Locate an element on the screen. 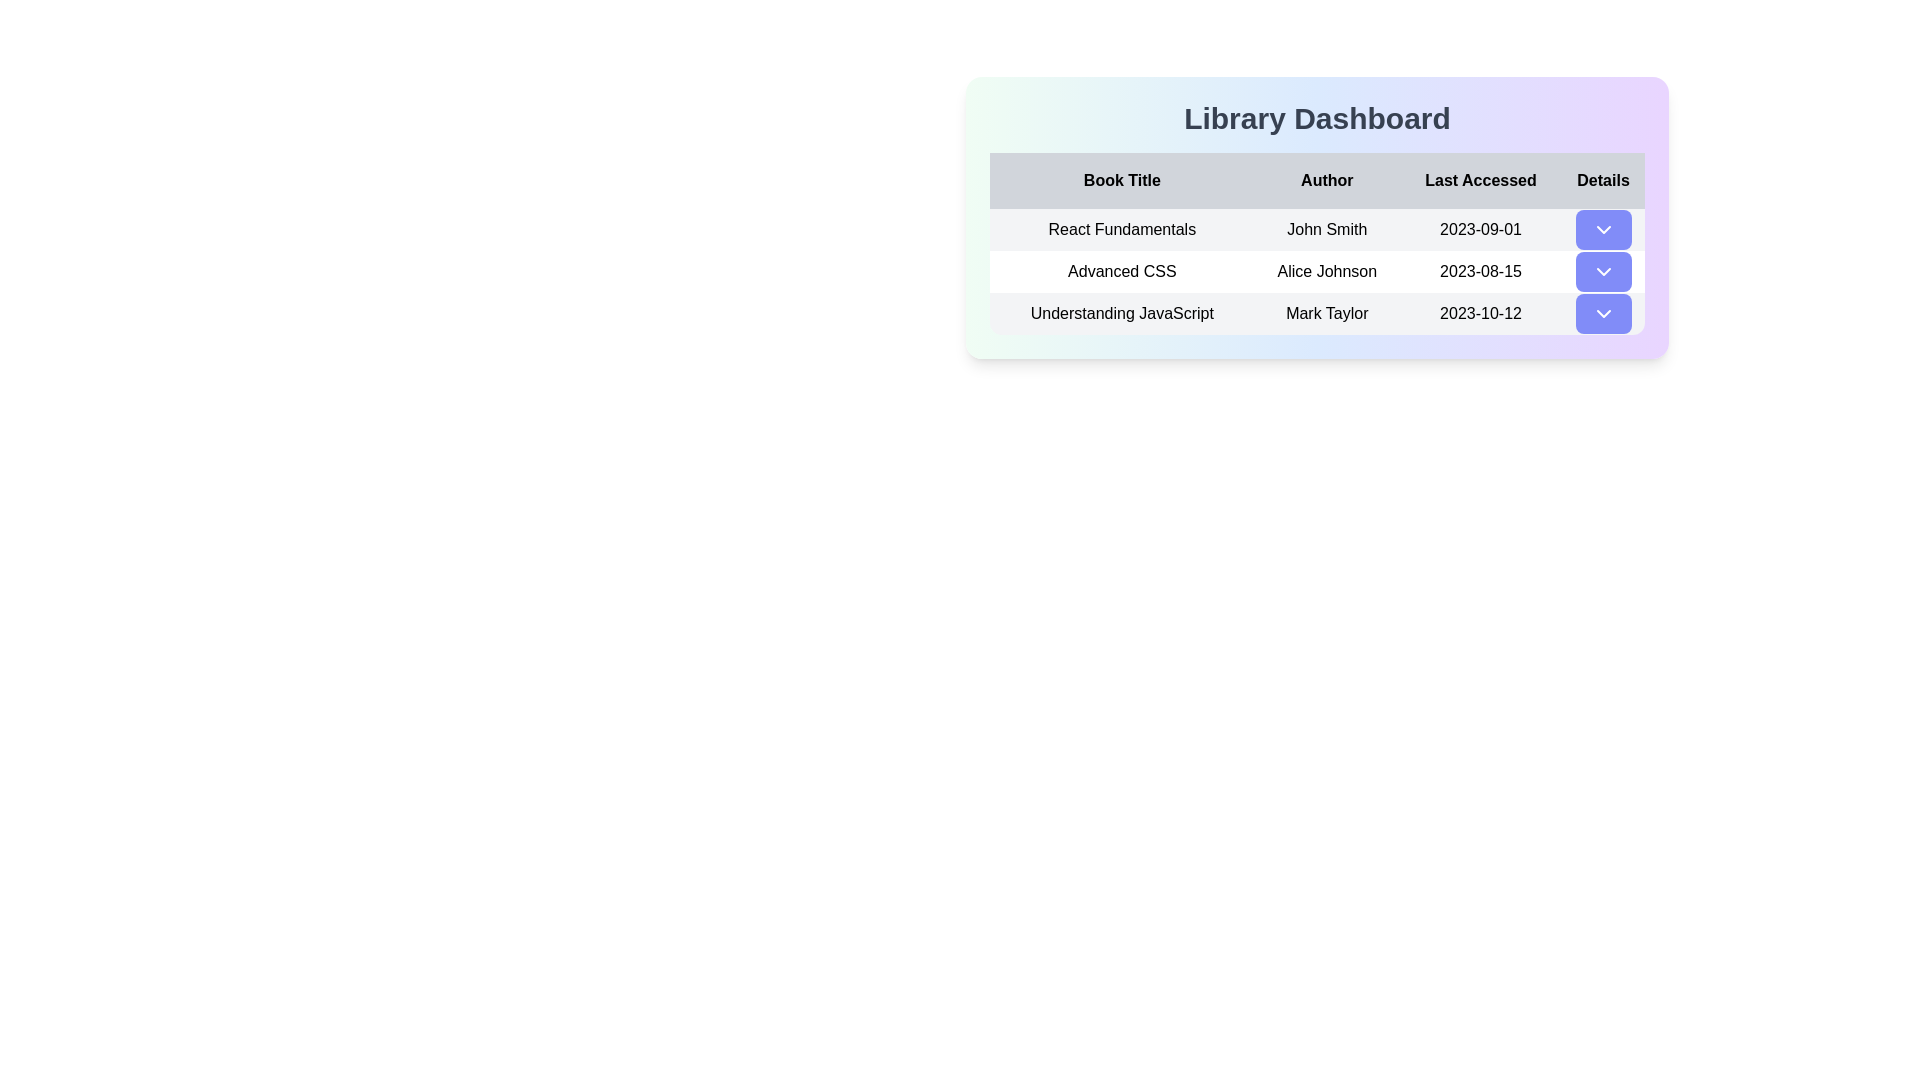 This screenshot has width=1920, height=1080. the Text Label displaying the title of a book in the library system, located in the first cell of the third row under the 'Book Title' column, below 'Advanced CSS' is located at coordinates (1122, 313).